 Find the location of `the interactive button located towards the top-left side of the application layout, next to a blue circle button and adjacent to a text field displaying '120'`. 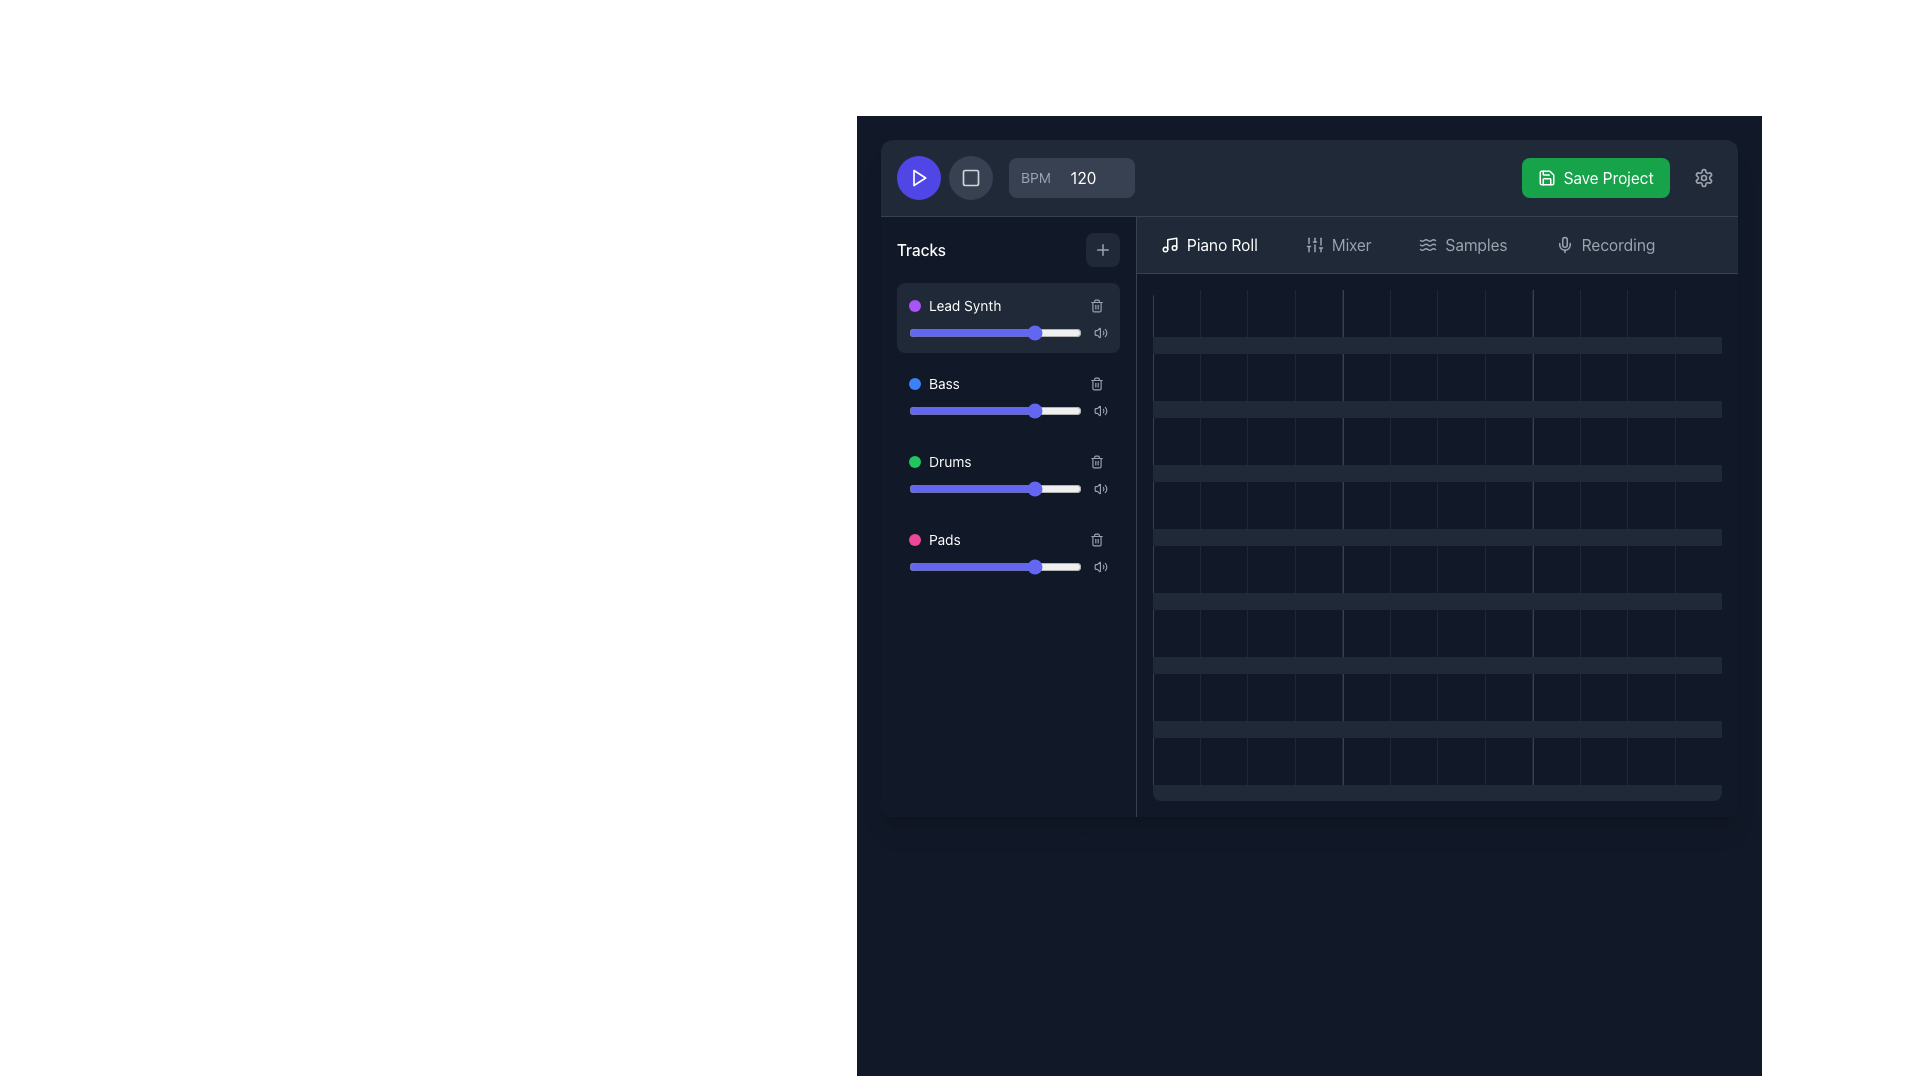

the interactive button located towards the top-left side of the application layout, next to a blue circle button and adjacent to a text field displaying '120' is located at coordinates (970, 176).